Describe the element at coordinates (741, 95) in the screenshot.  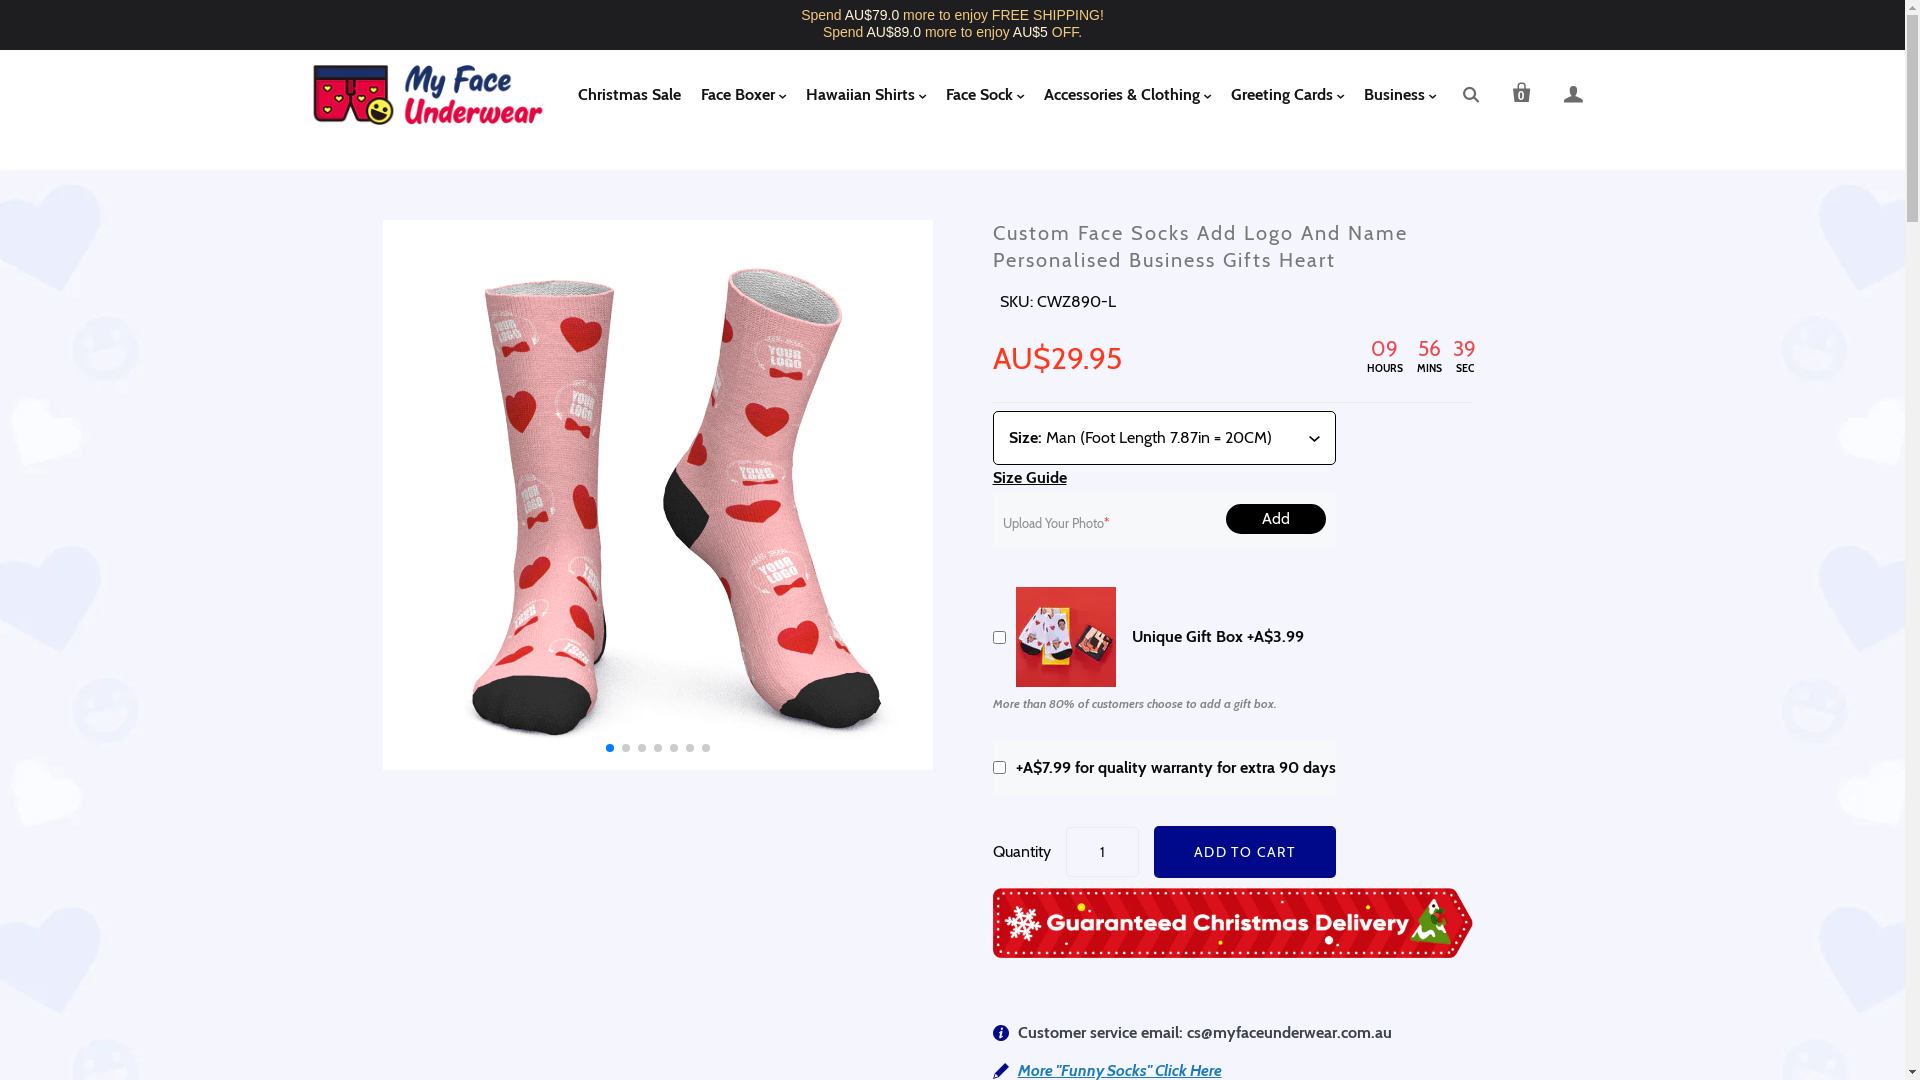
I see `'Face Boxer'` at that location.